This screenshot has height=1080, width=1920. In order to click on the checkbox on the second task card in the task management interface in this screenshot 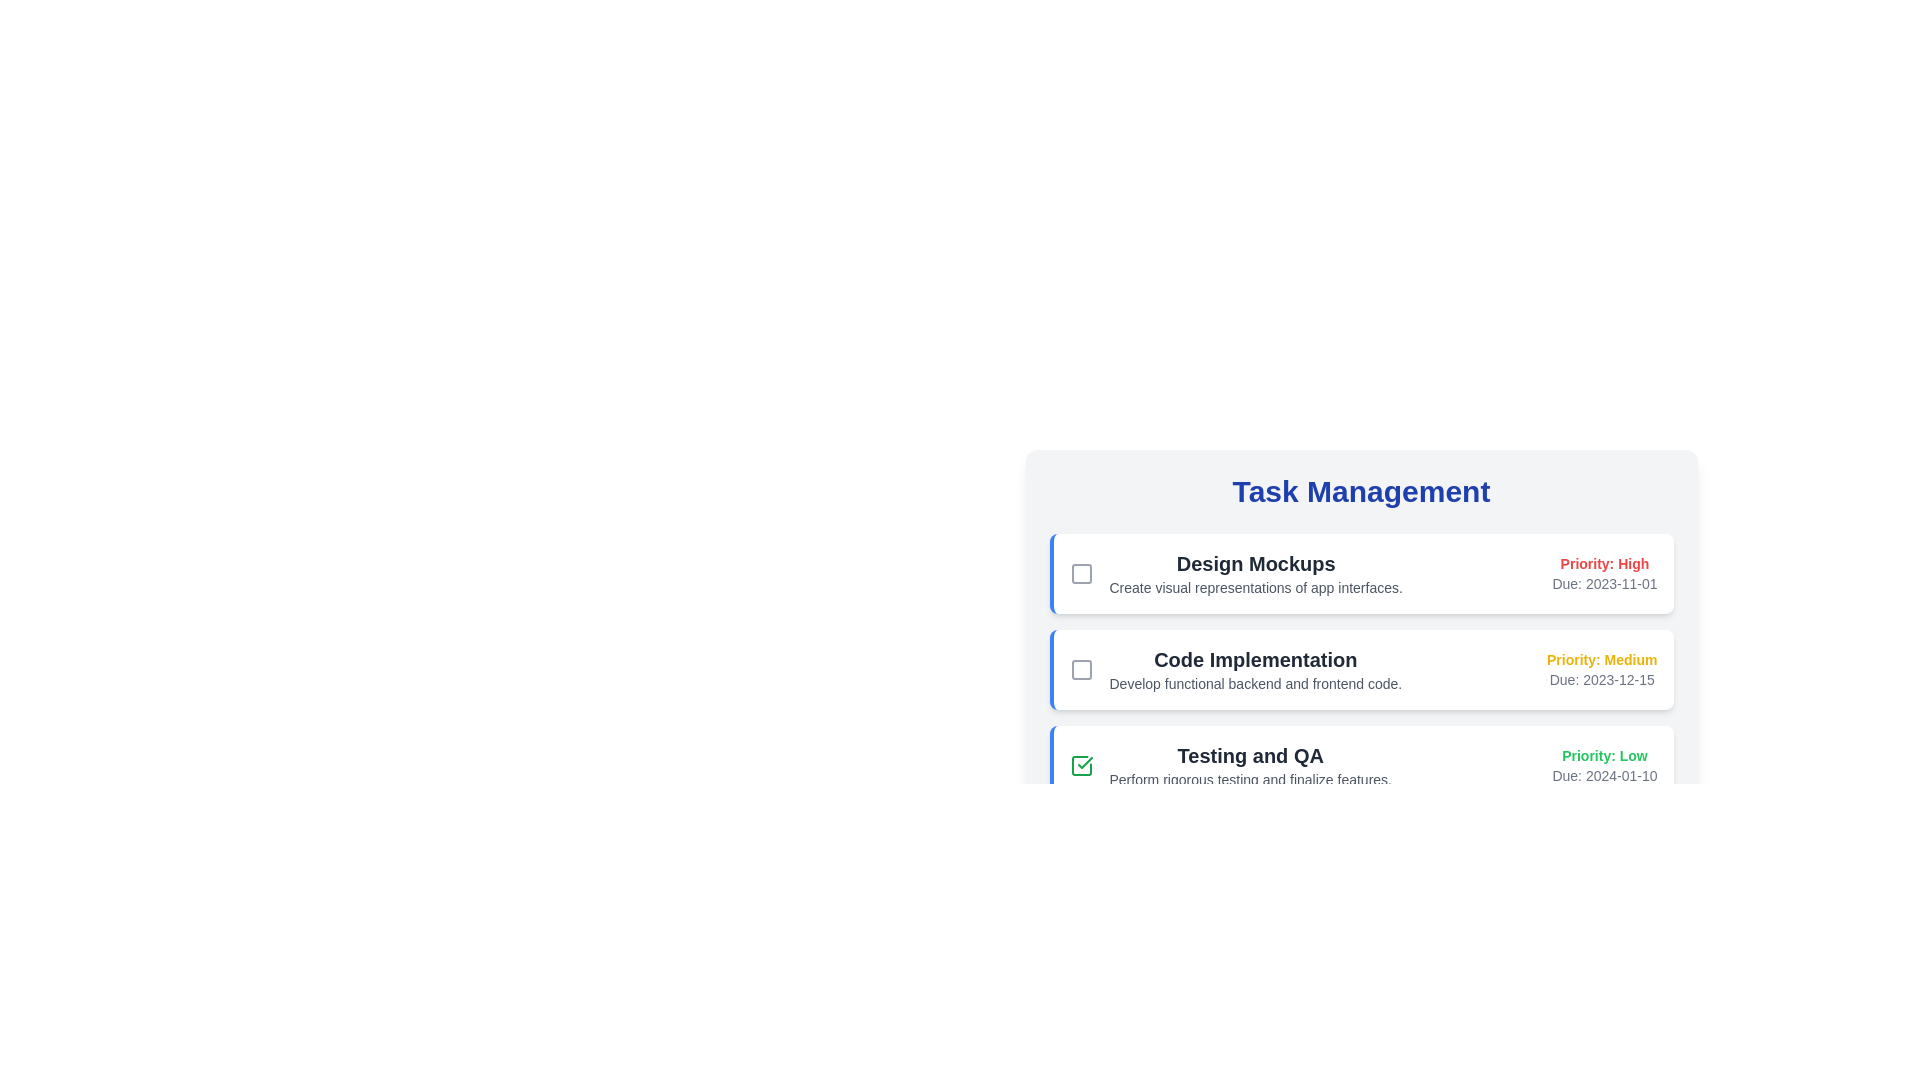, I will do `click(1362, 670)`.